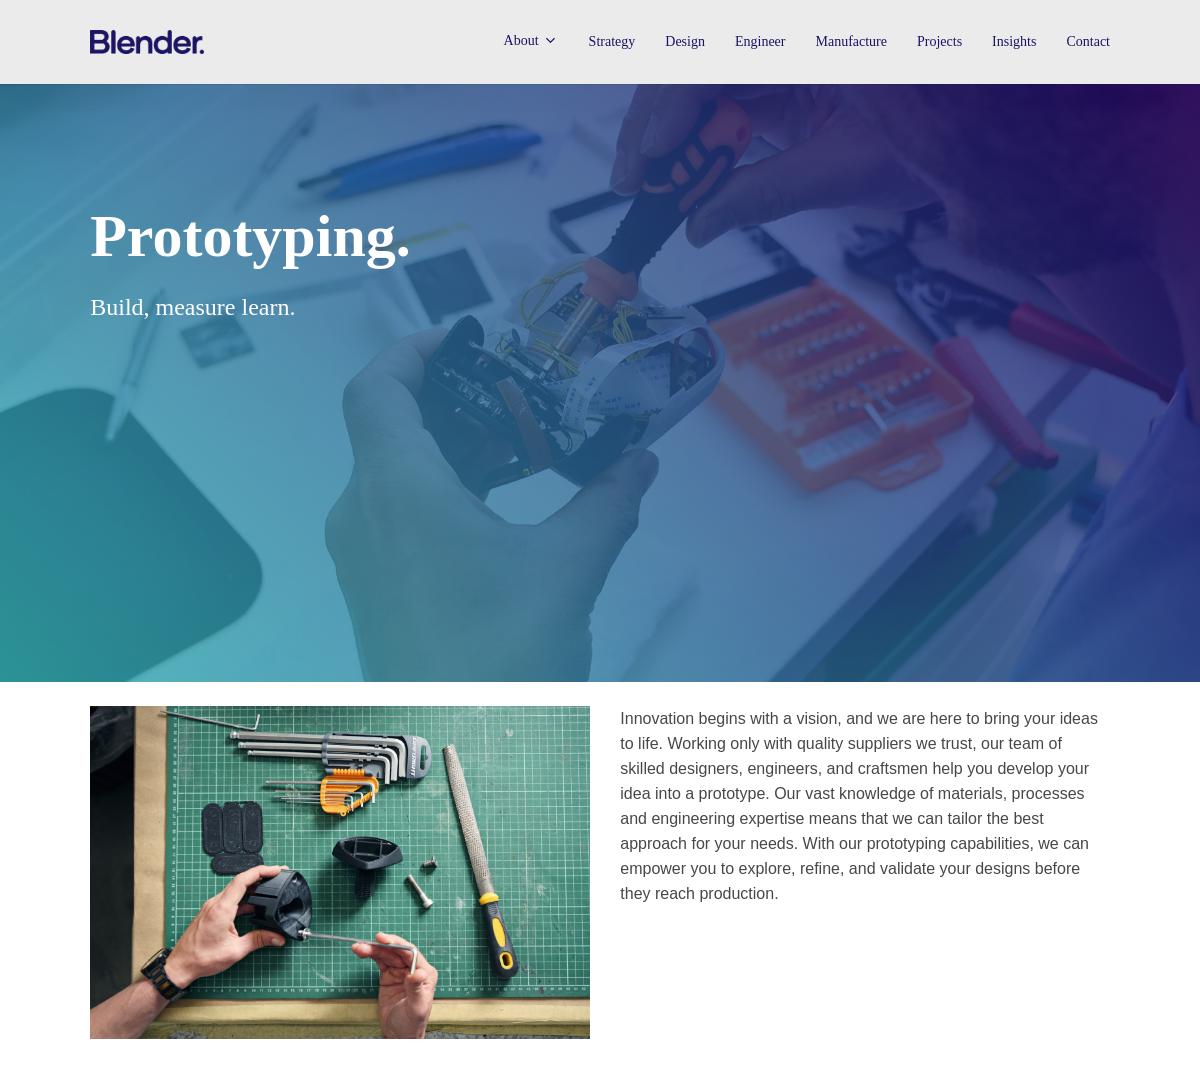  I want to click on 'People', so click(532, 170).